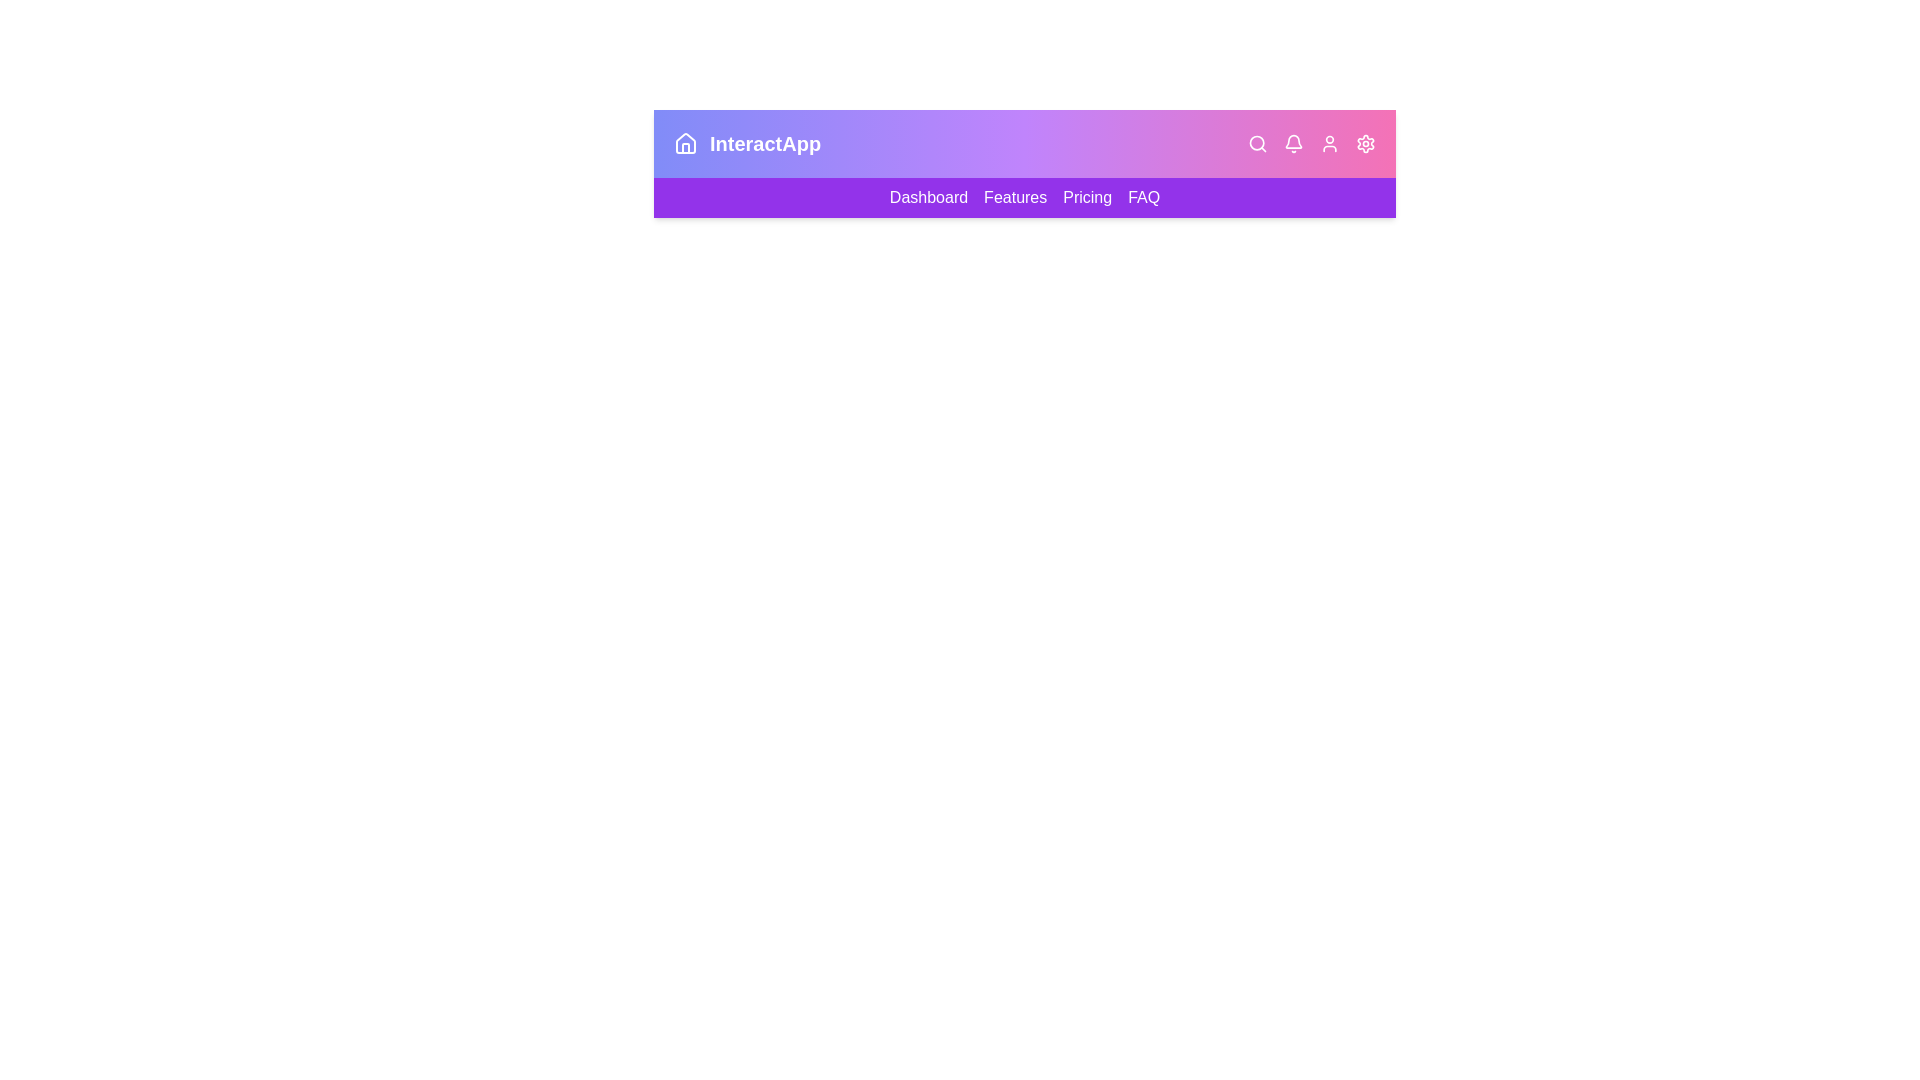  I want to click on the user icon to open the user menu or profile, so click(1329, 142).